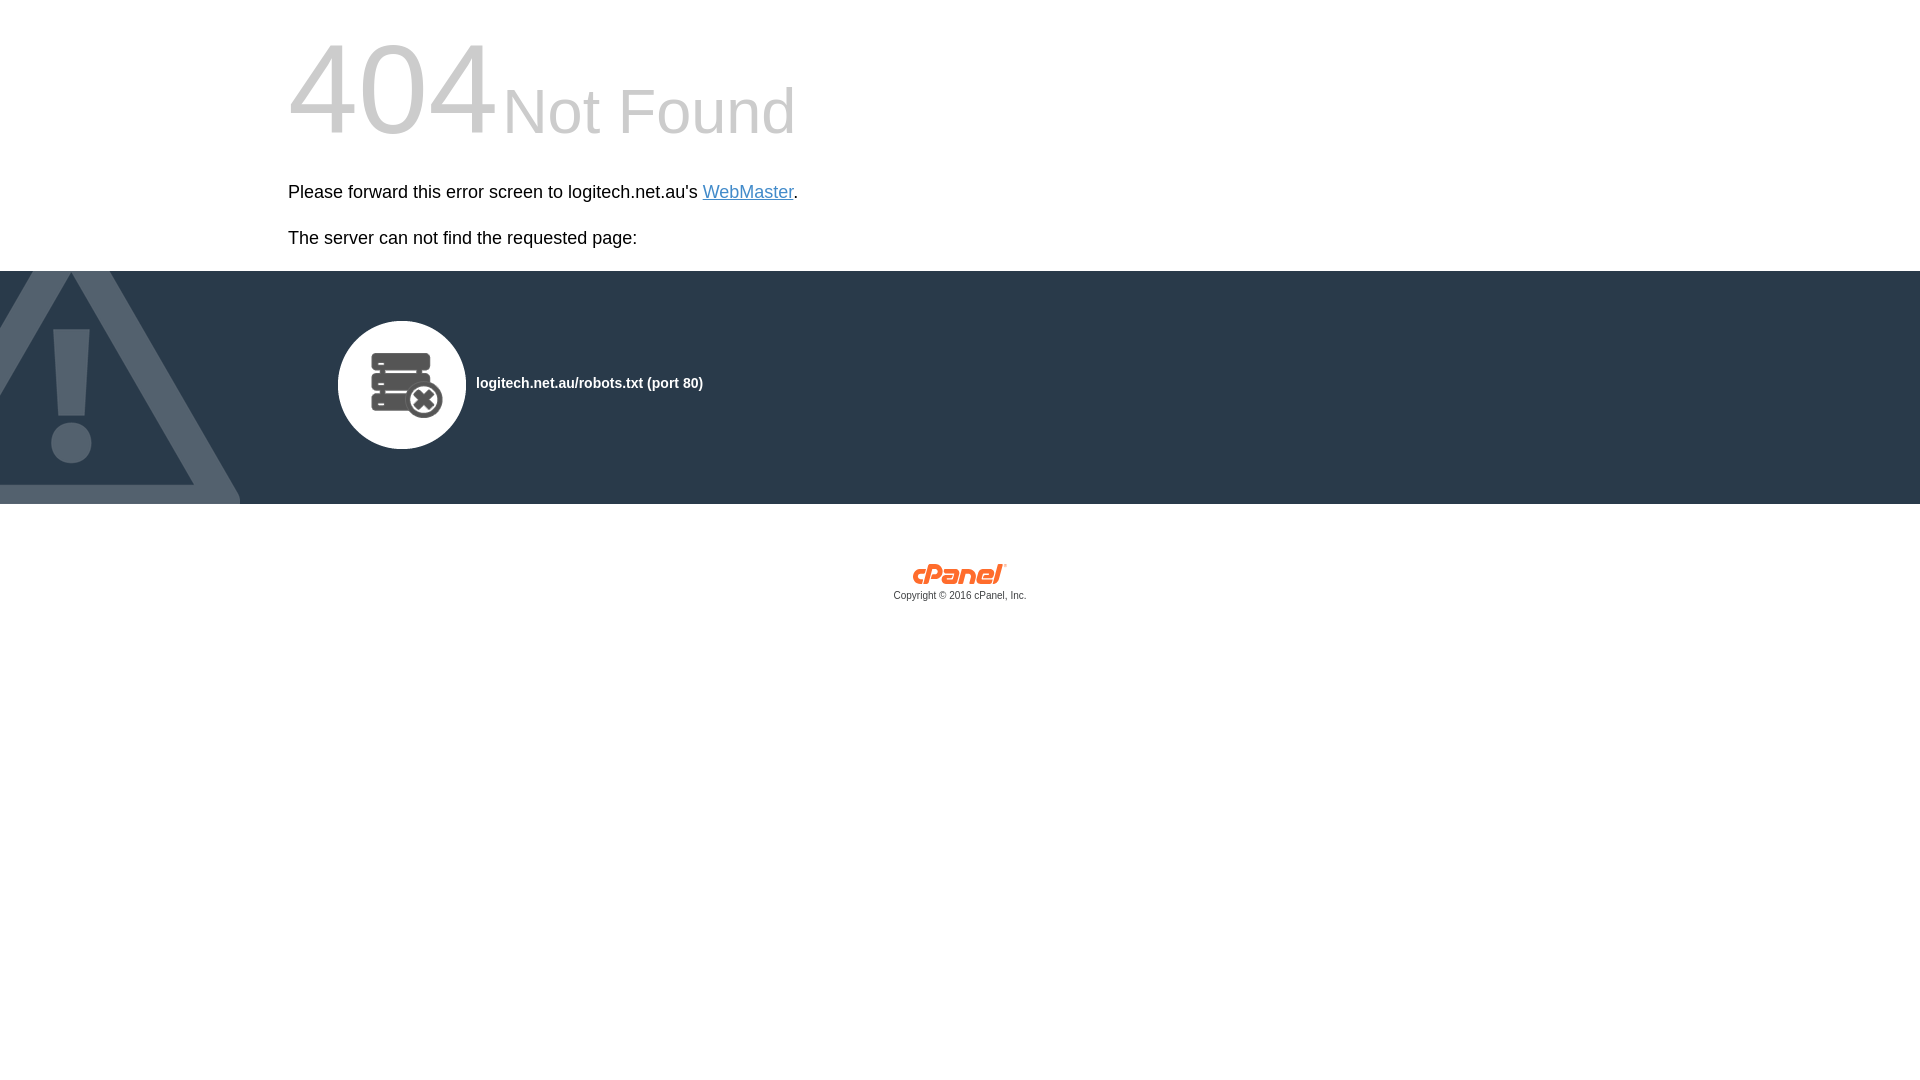  What do you see at coordinates (747, 192) in the screenshot?
I see `'WebMaster'` at bounding box center [747, 192].